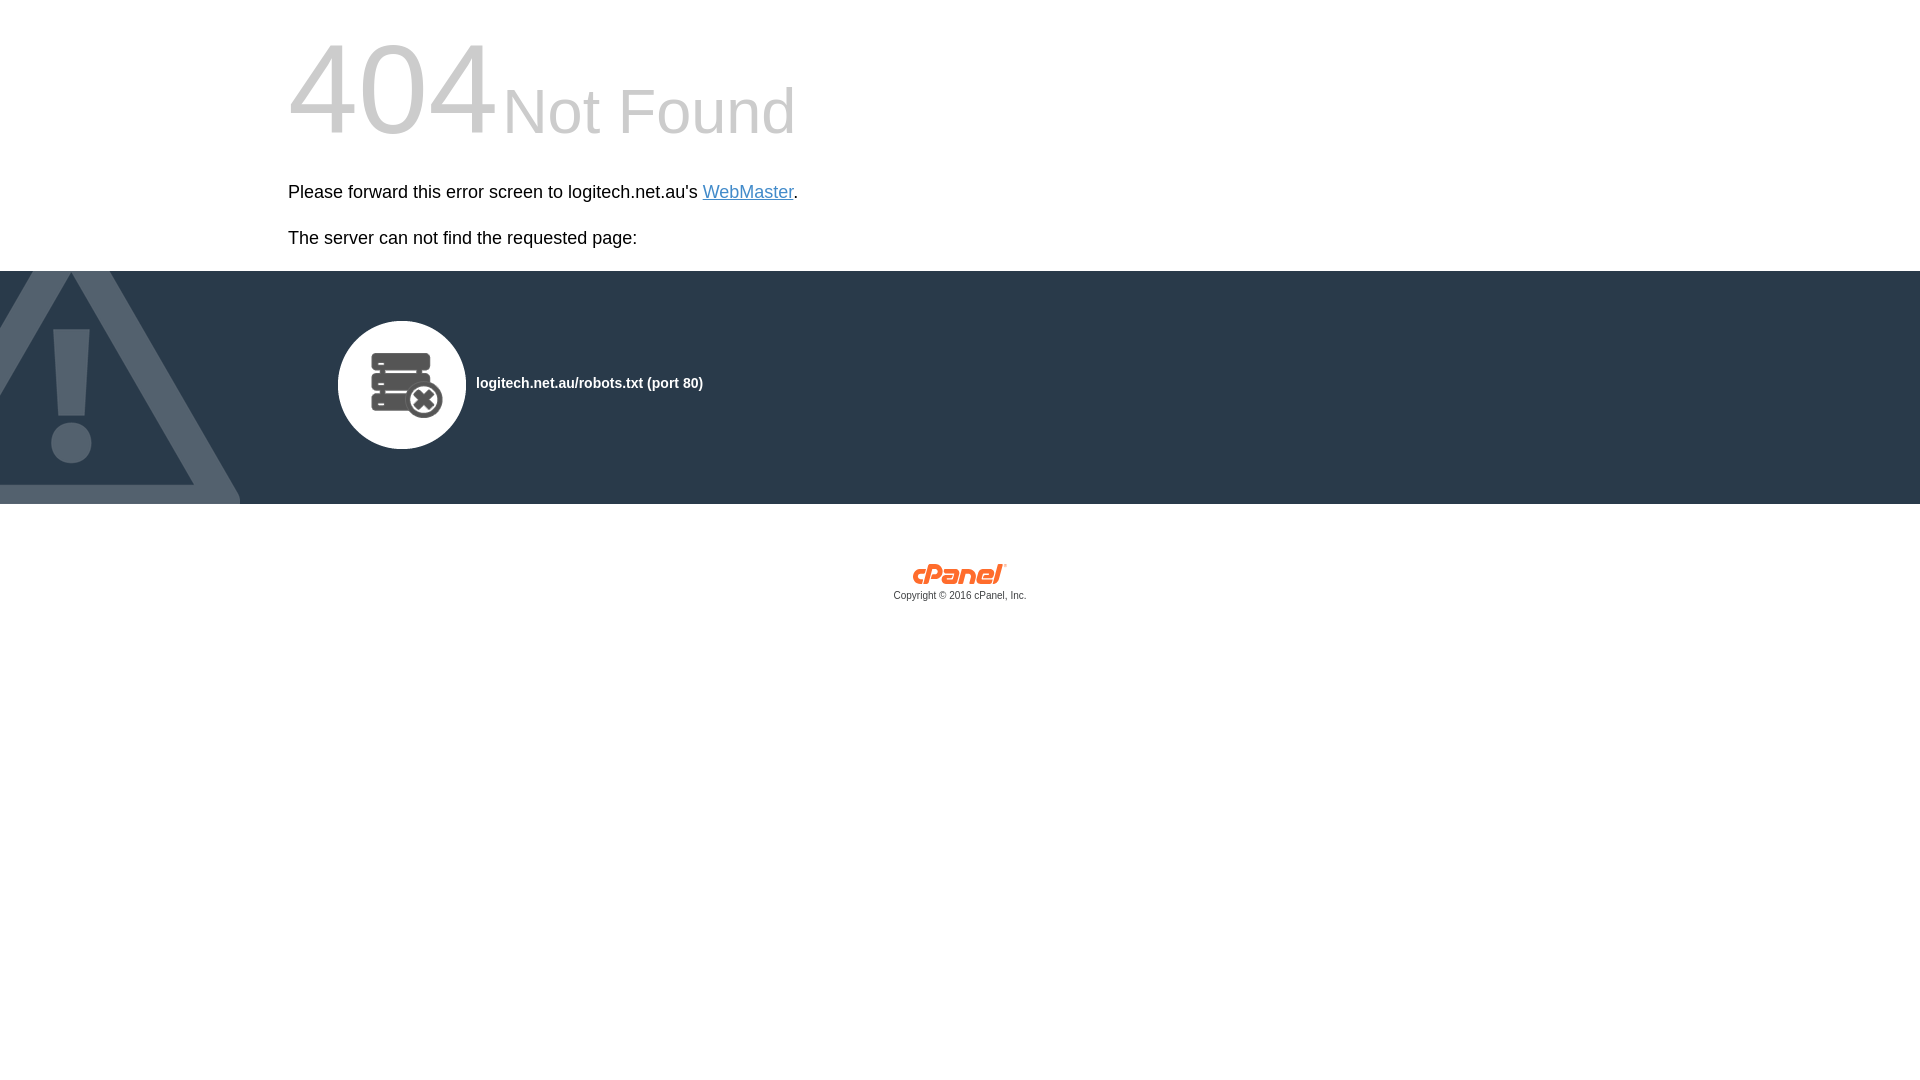  What do you see at coordinates (747, 192) in the screenshot?
I see `'WebMaster'` at bounding box center [747, 192].